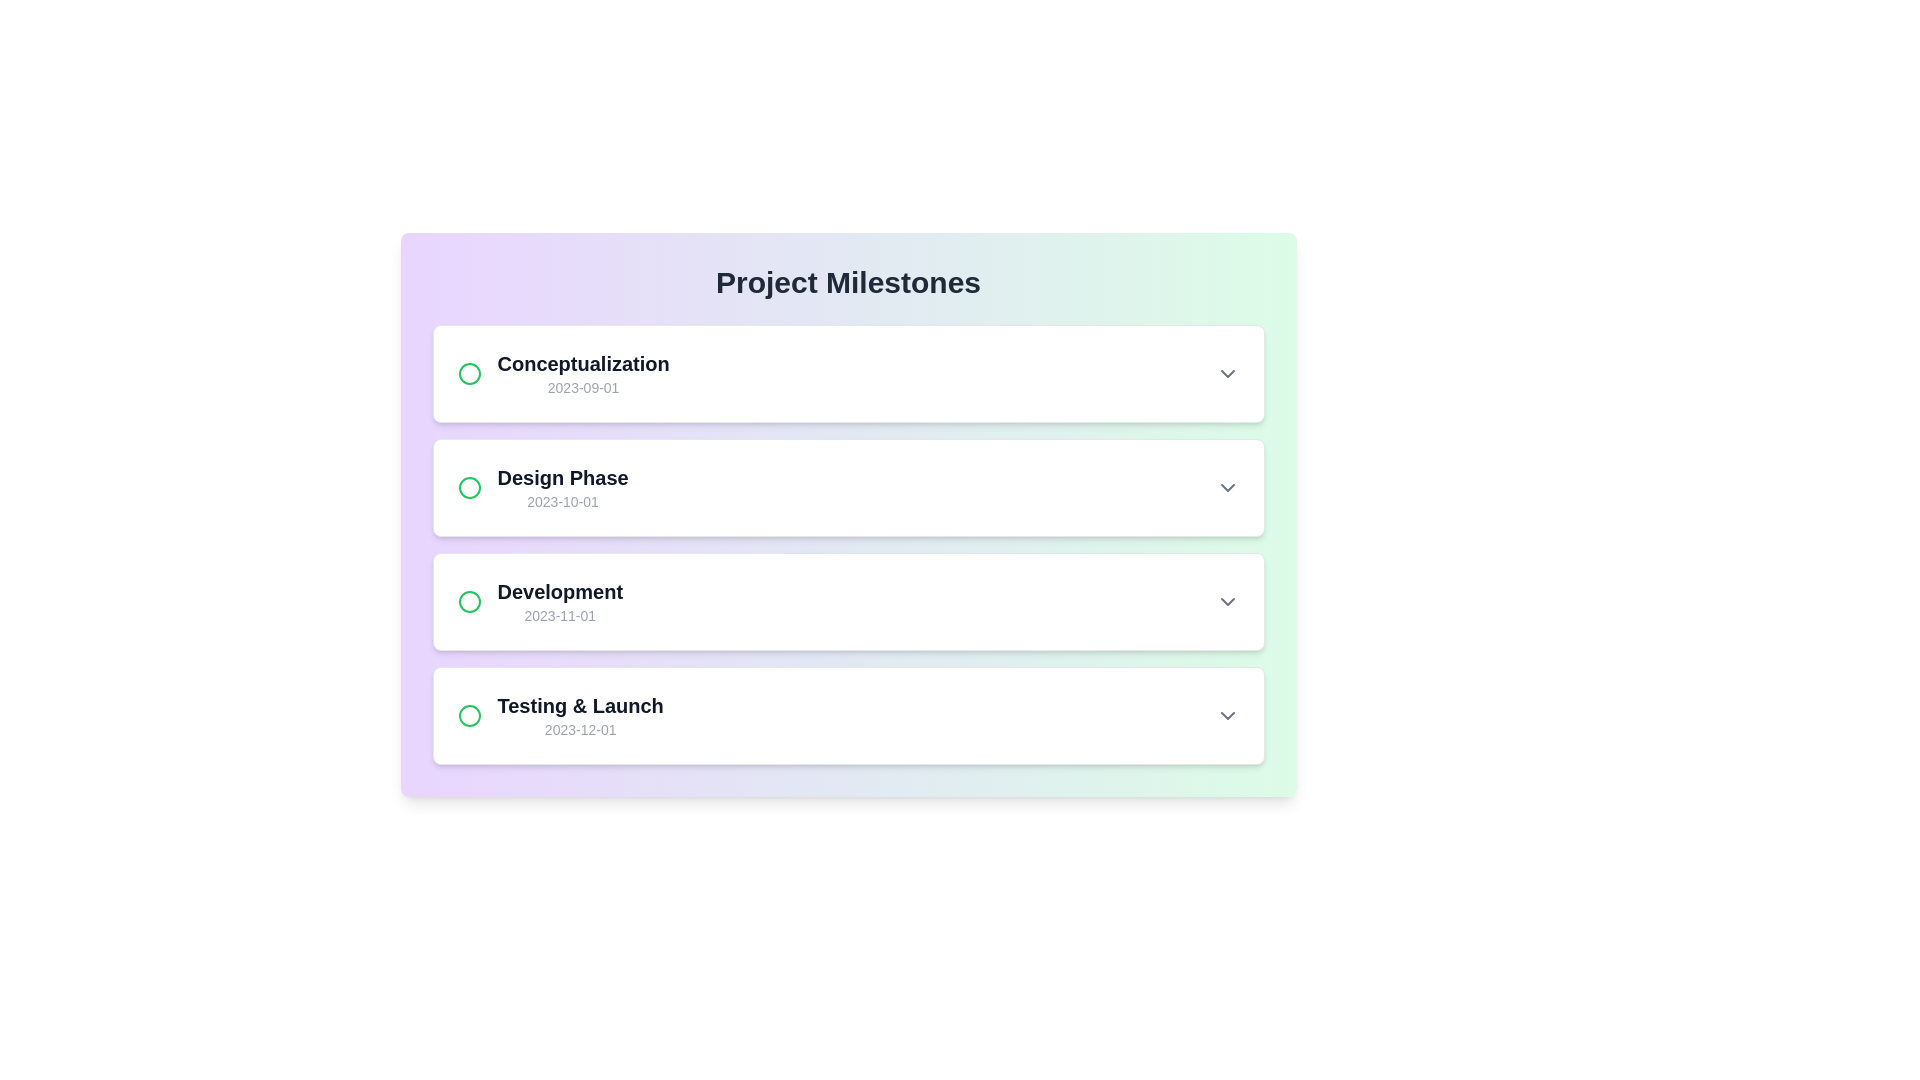 The width and height of the screenshot is (1920, 1080). Describe the element at coordinates (560, 715) in the screenshot. I see `the milestone 'Testing & Launch' scheduled for '2023-12-01' which is the fourth item in the 'Project Milestones' list` at that location.